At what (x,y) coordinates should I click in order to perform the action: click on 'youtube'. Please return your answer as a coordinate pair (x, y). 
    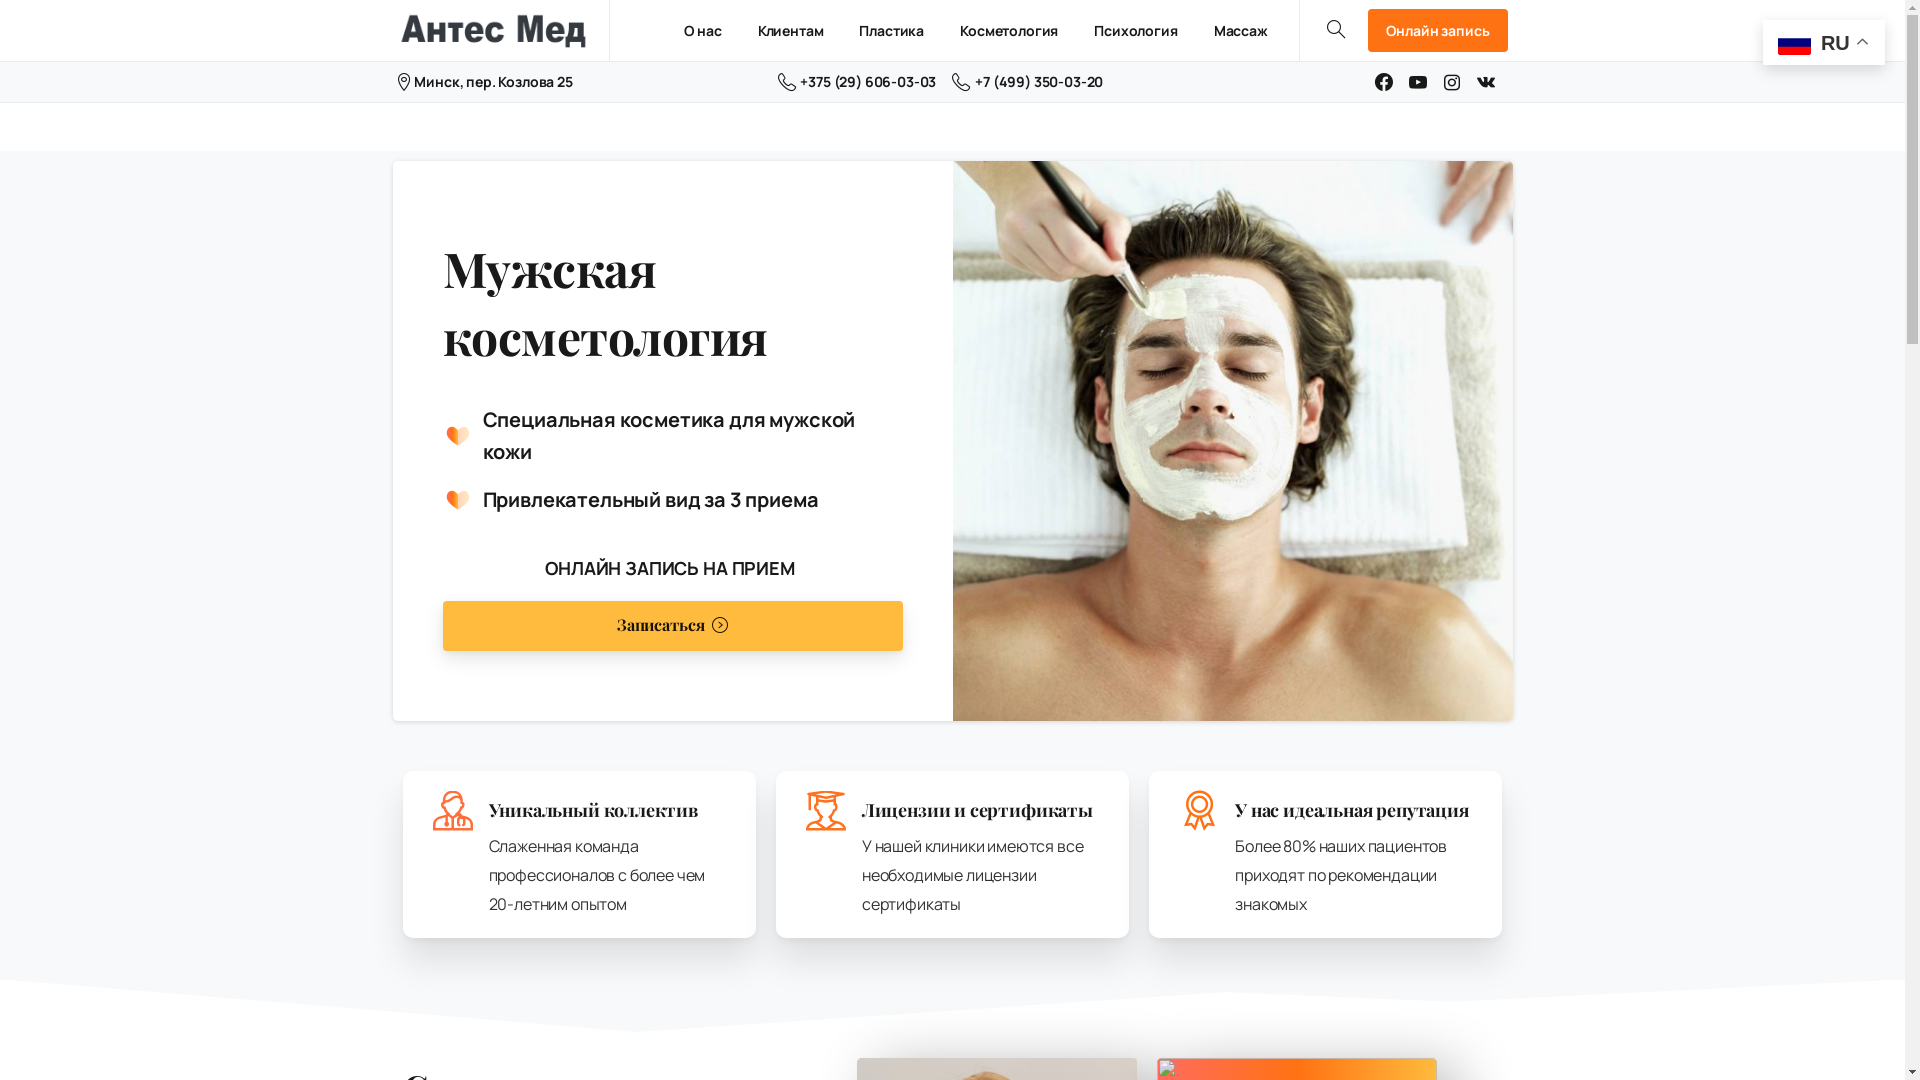
    Looking at the image, I should click on (1416, 80).